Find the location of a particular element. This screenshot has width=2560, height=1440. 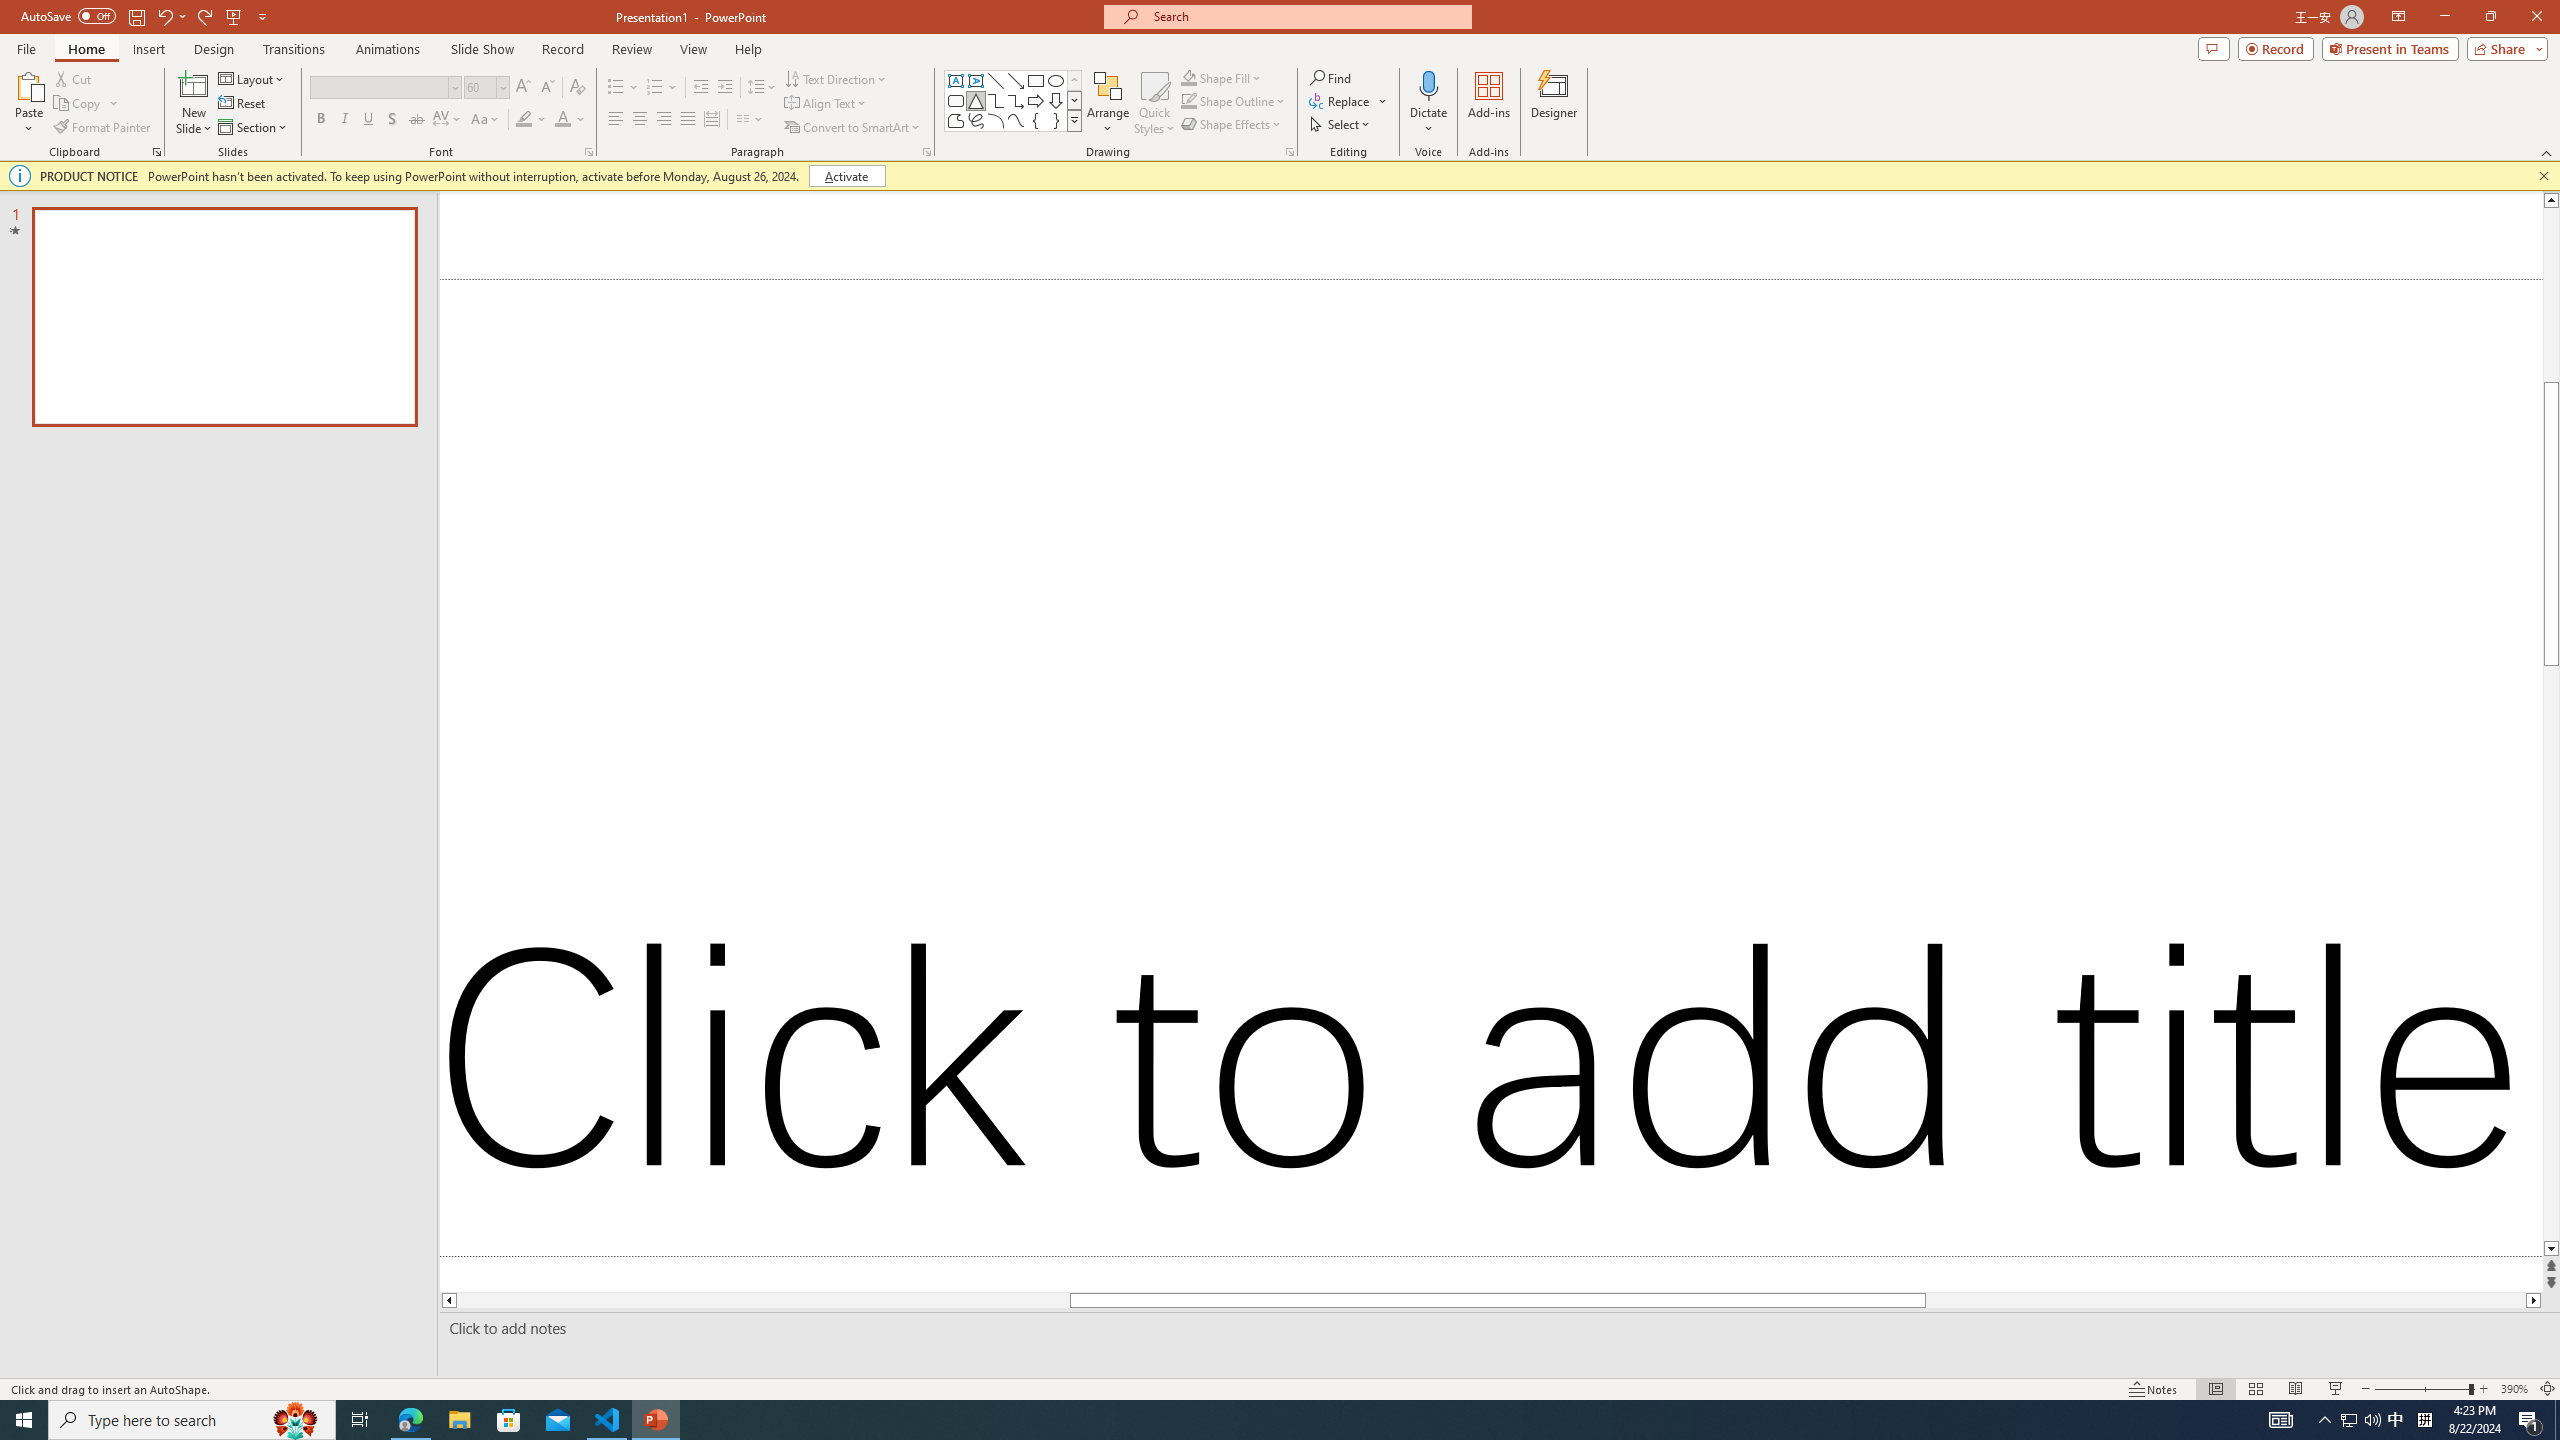

'Clear Formatting' is located at coordinates (576, 87).